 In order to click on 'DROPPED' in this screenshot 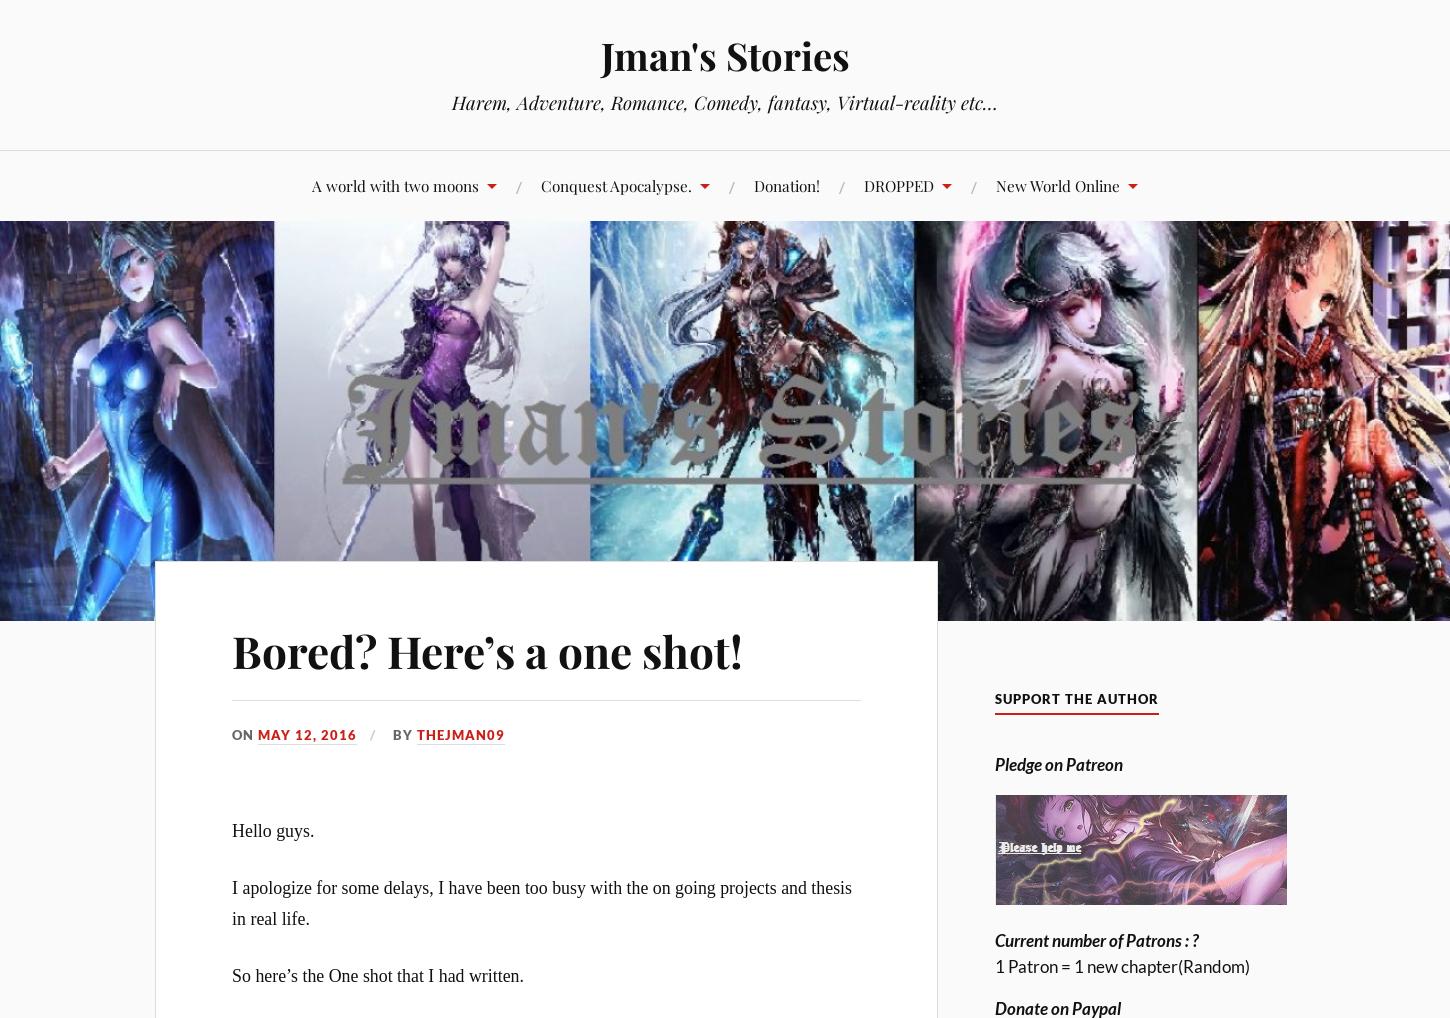, I will do `click(898, 184)`.